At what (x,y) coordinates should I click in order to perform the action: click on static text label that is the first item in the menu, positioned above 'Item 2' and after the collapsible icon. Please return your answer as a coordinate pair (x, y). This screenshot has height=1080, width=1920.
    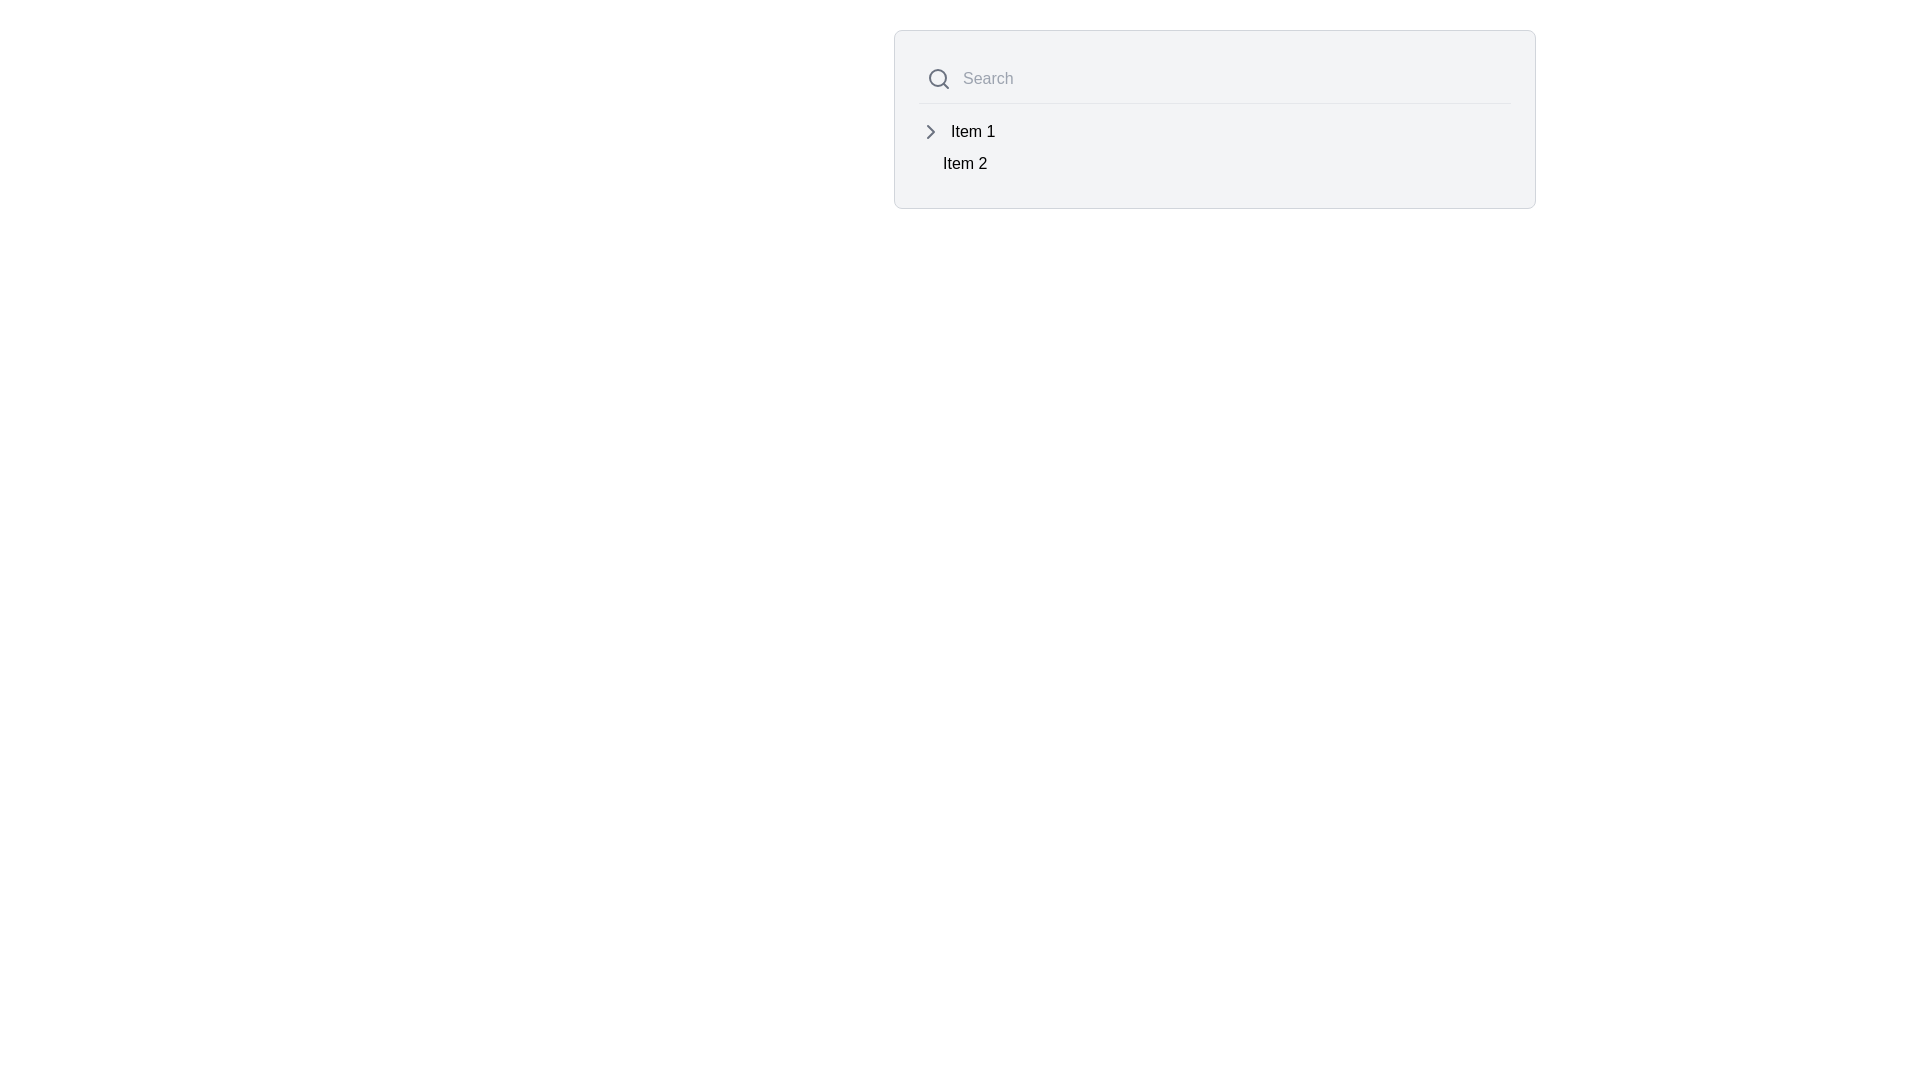
    Looking at the image, I should click on (973, 131).